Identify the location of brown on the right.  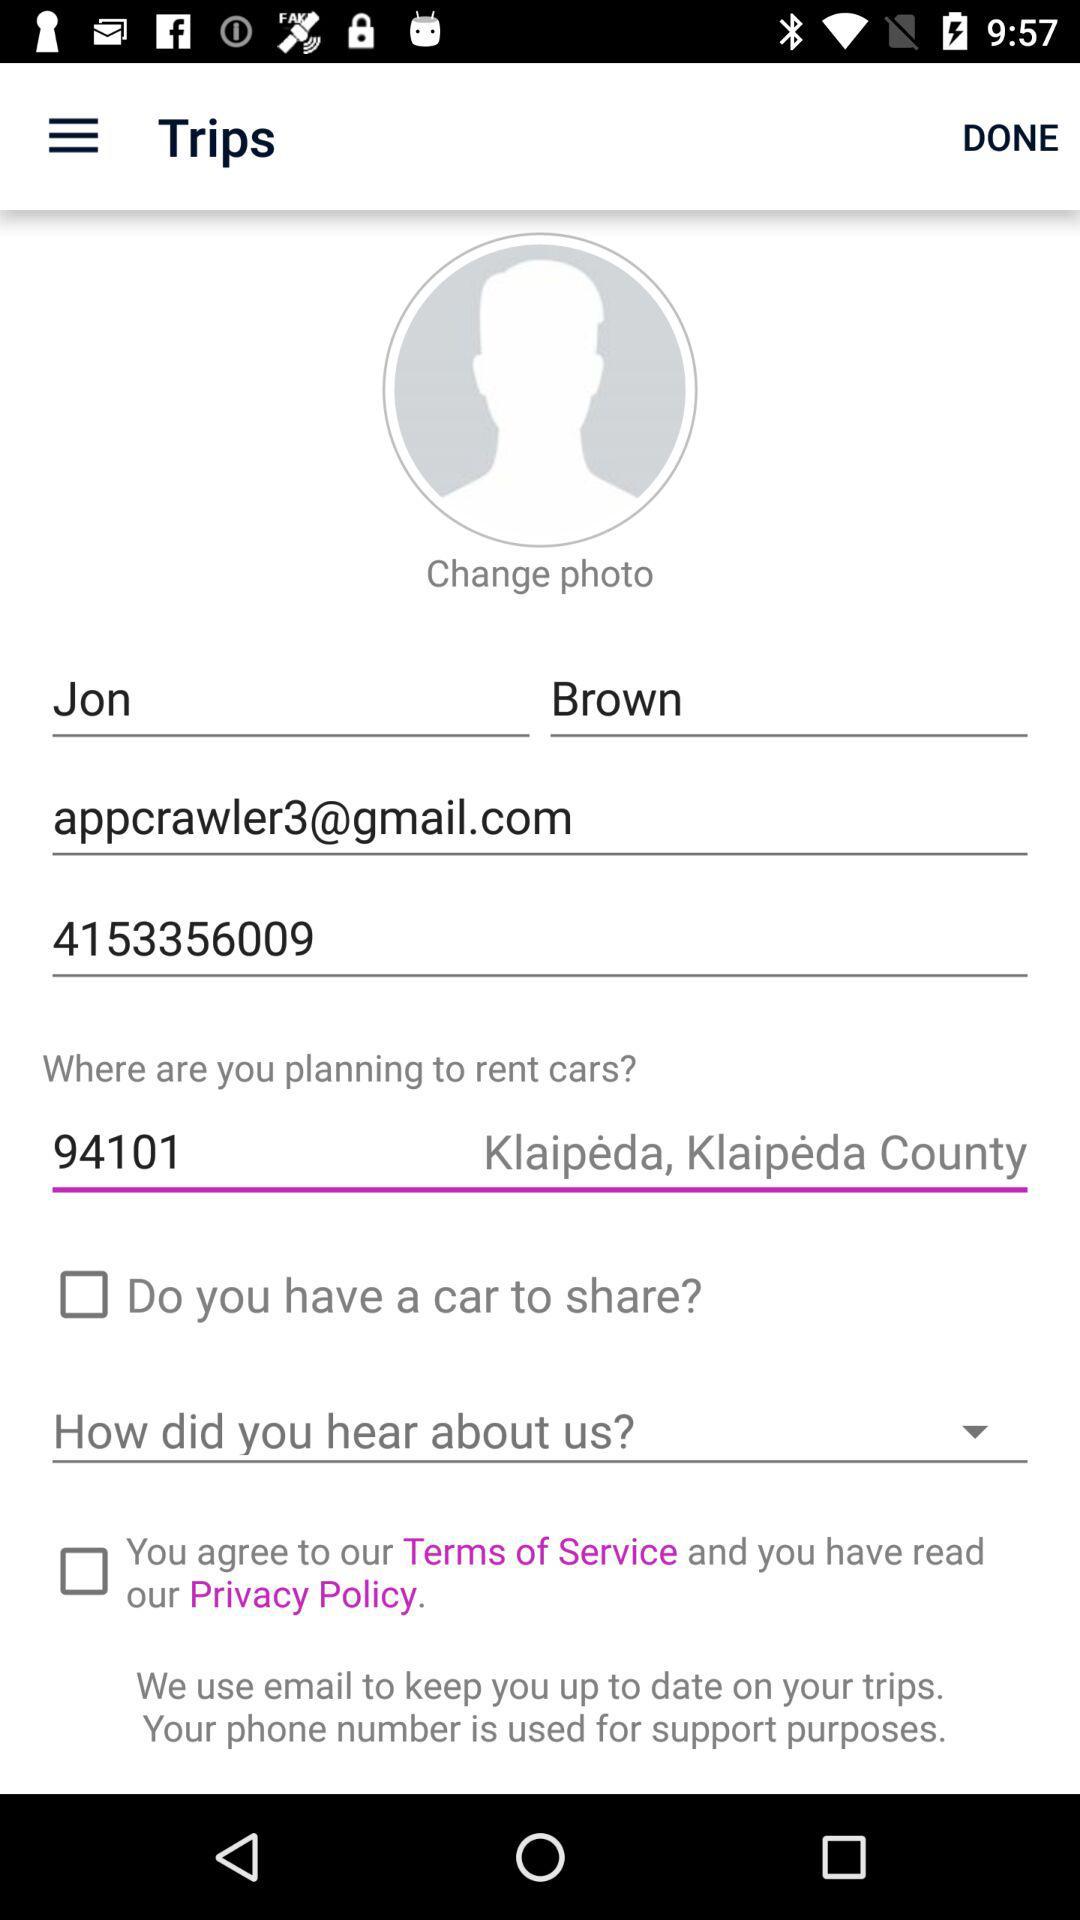
(788, 698).